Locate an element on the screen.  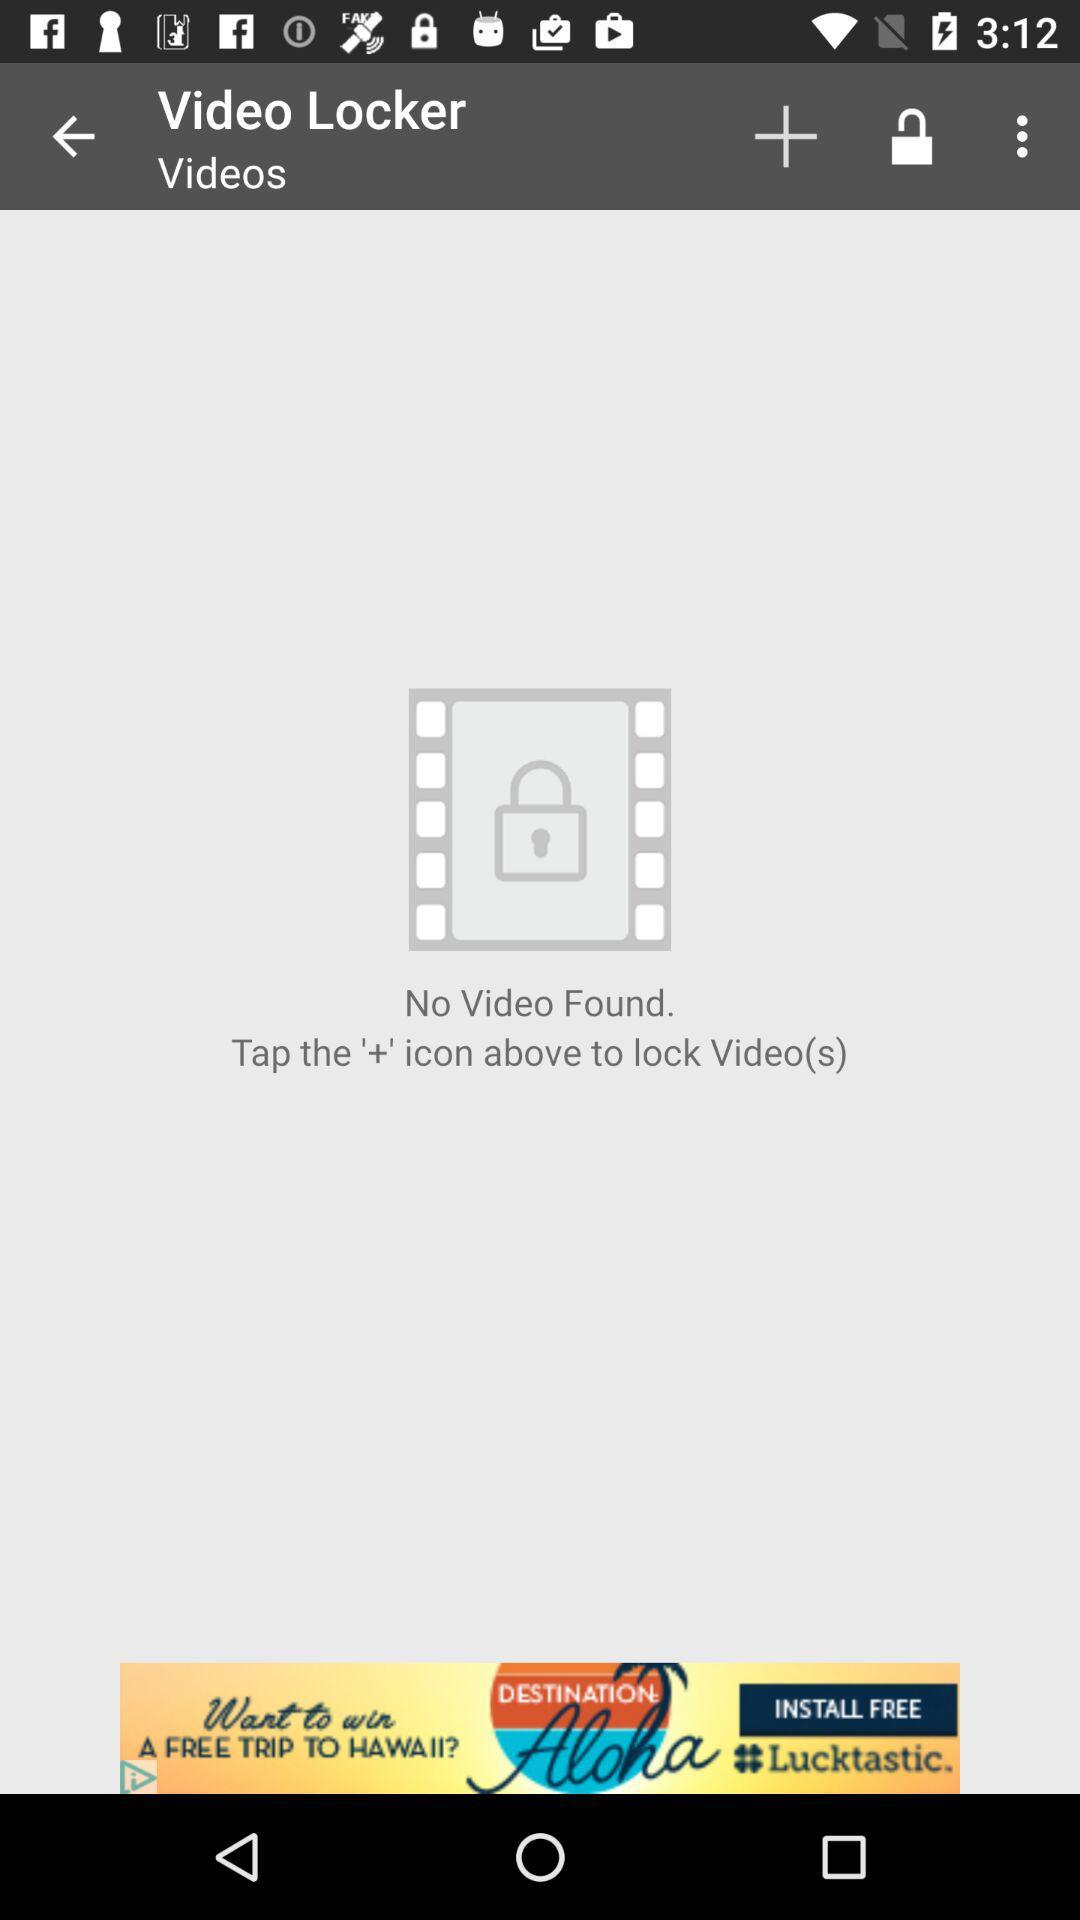
destination aloha advertisement is located at coordinates (540, 1727).